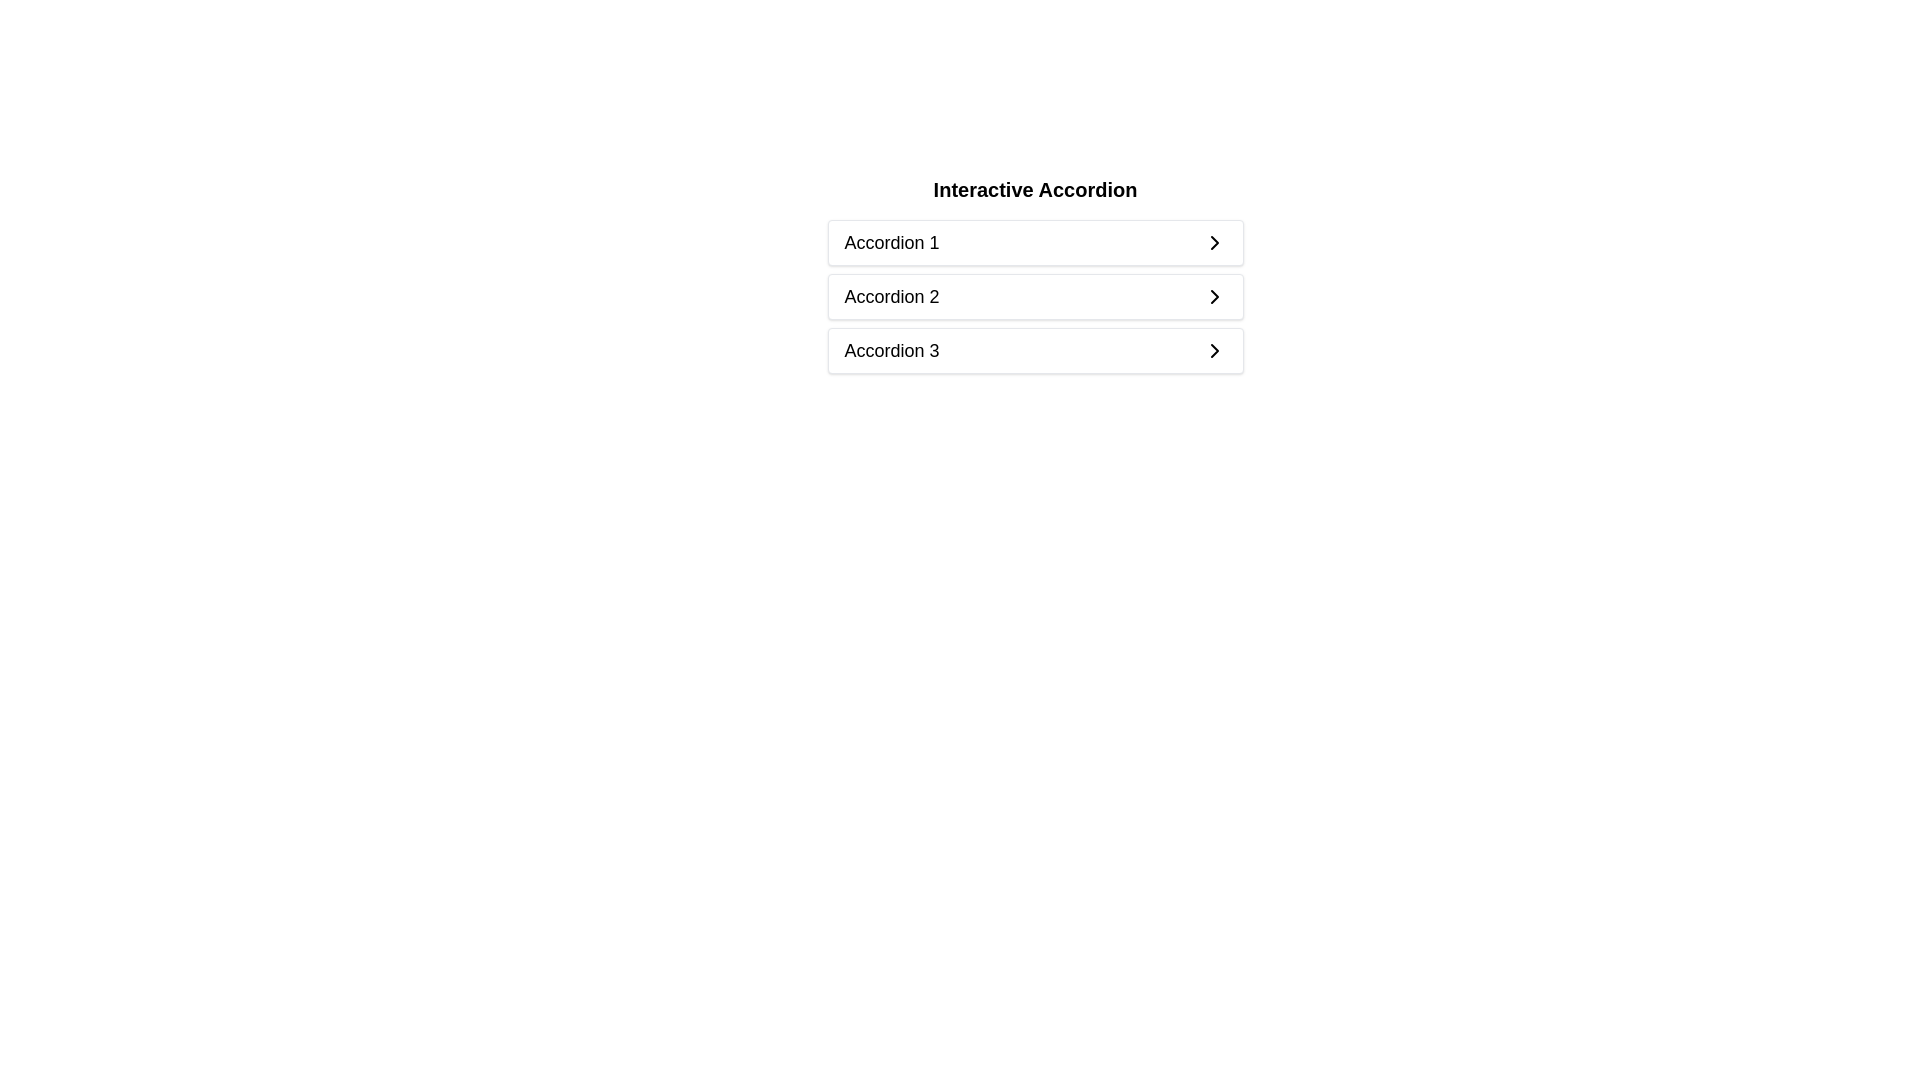 This screenshot has width=1920, height=1080. What do you see at coordinates (891, 350) in the screenshot?
I see `the text label 'Accordion 3' which is part of the third accordion item in the vertically stacked group of accordion items` at bounding box center [891, 350].